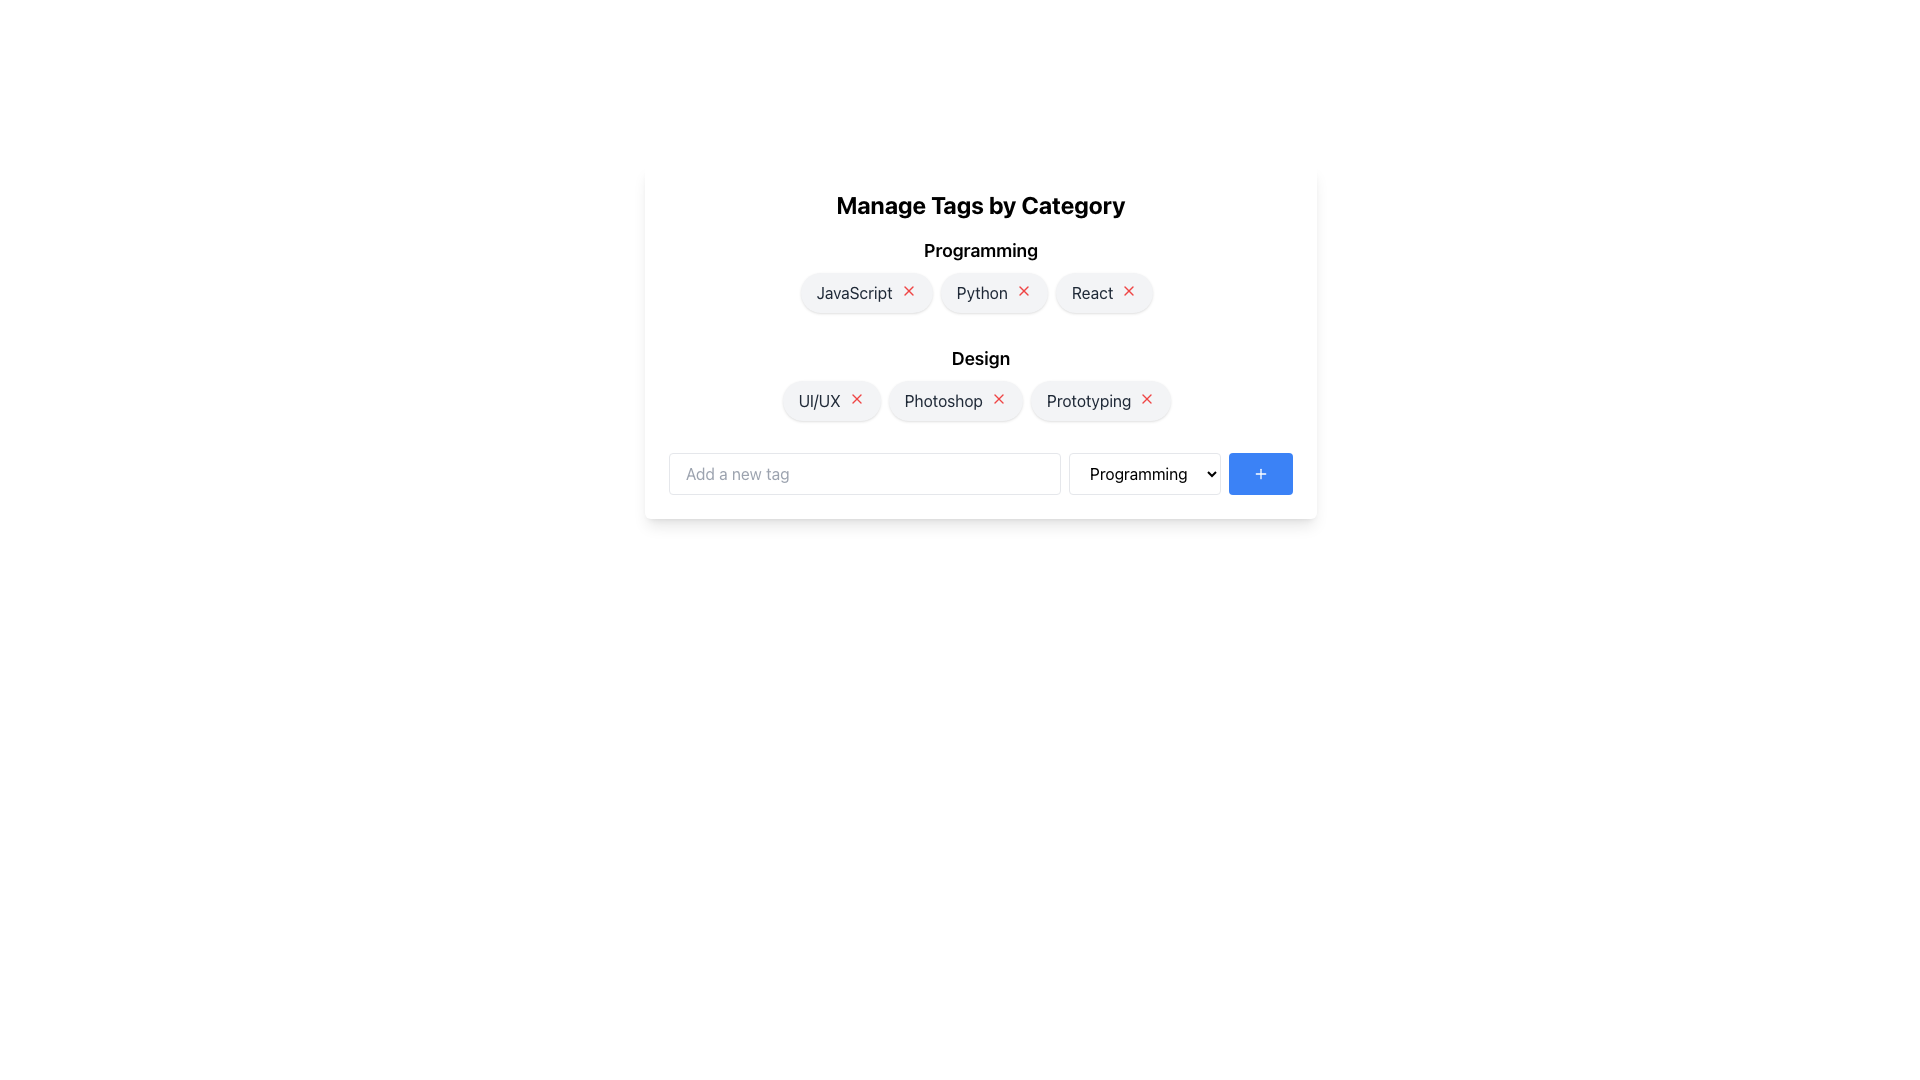 The width and height of the screenshot is (1920, 1080). Describe the element at coordinates (1147, 398) in the screenshot. I see `the delete button located to the right of the 'Prototyping' tag under the 'Design' section to trigger the styling change` at that location.